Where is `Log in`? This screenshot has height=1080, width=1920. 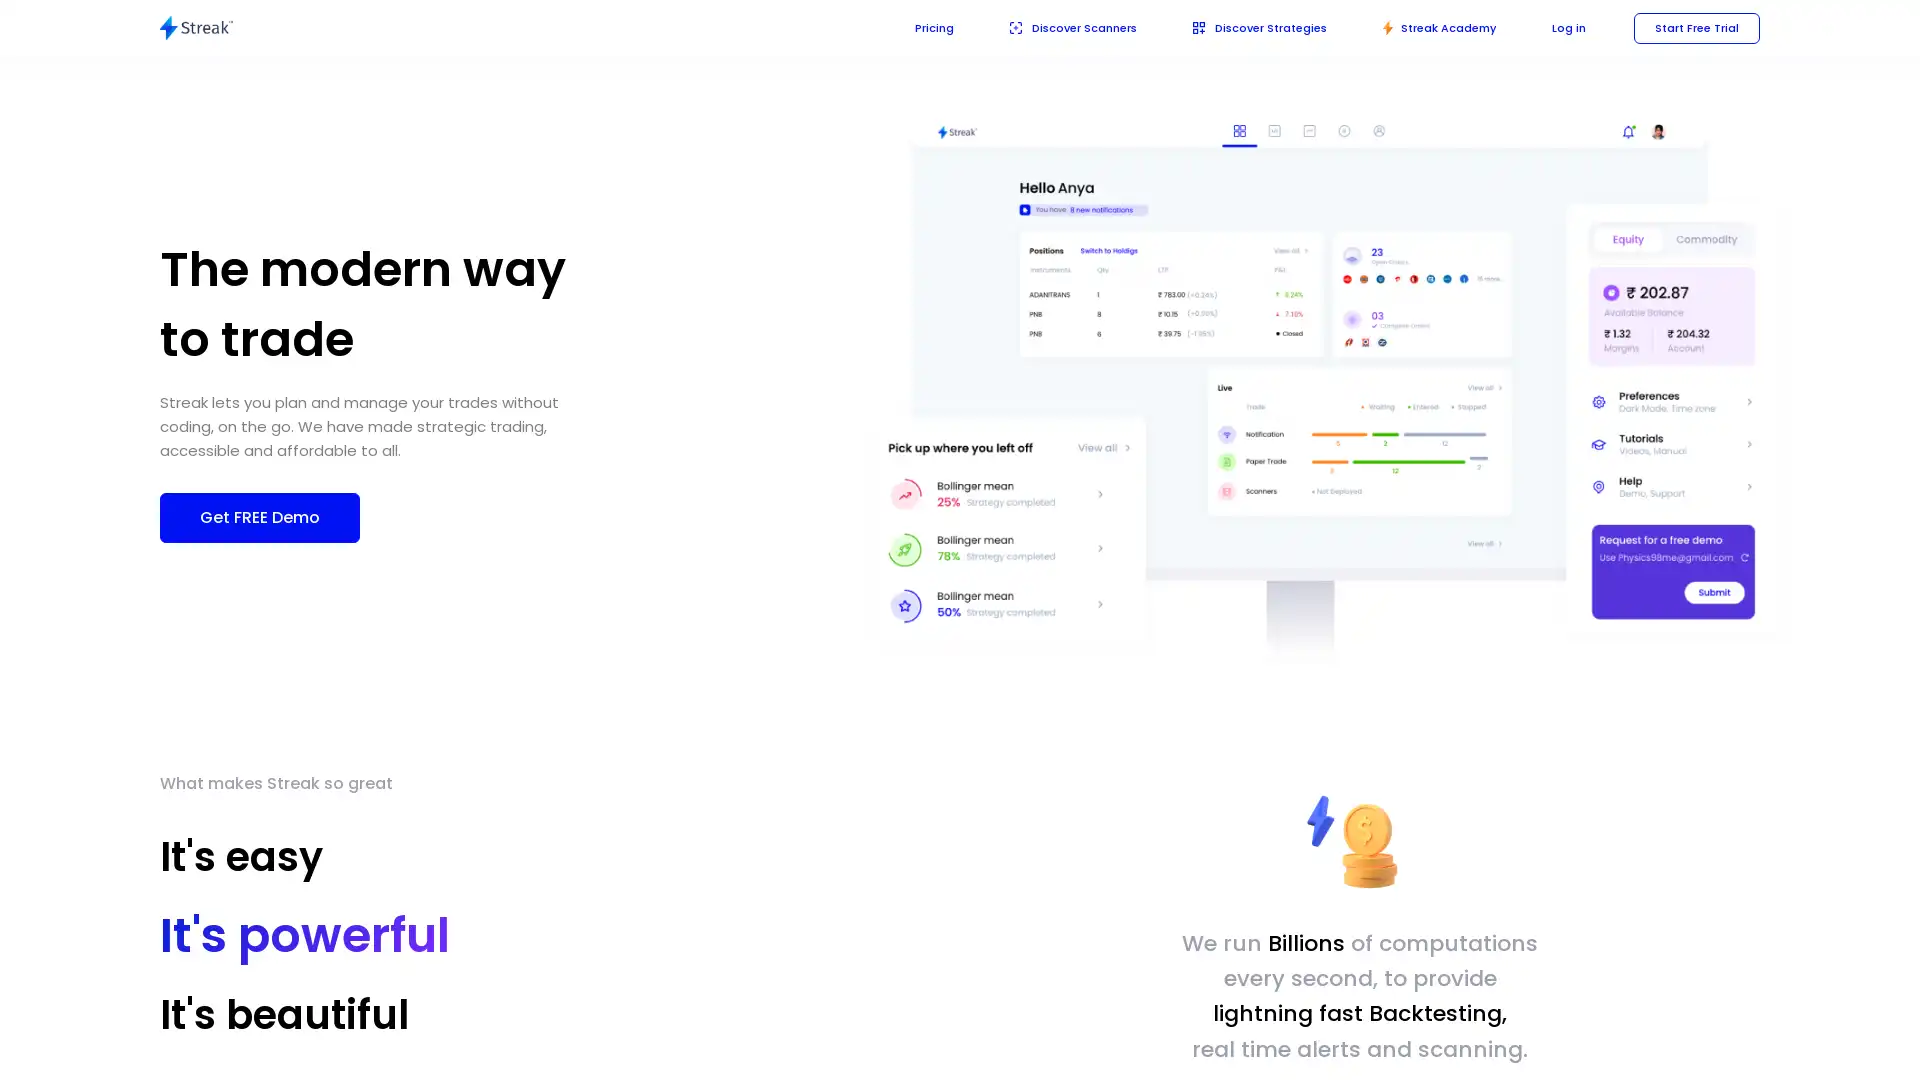 Log in is located at coordinates (1562, 27).